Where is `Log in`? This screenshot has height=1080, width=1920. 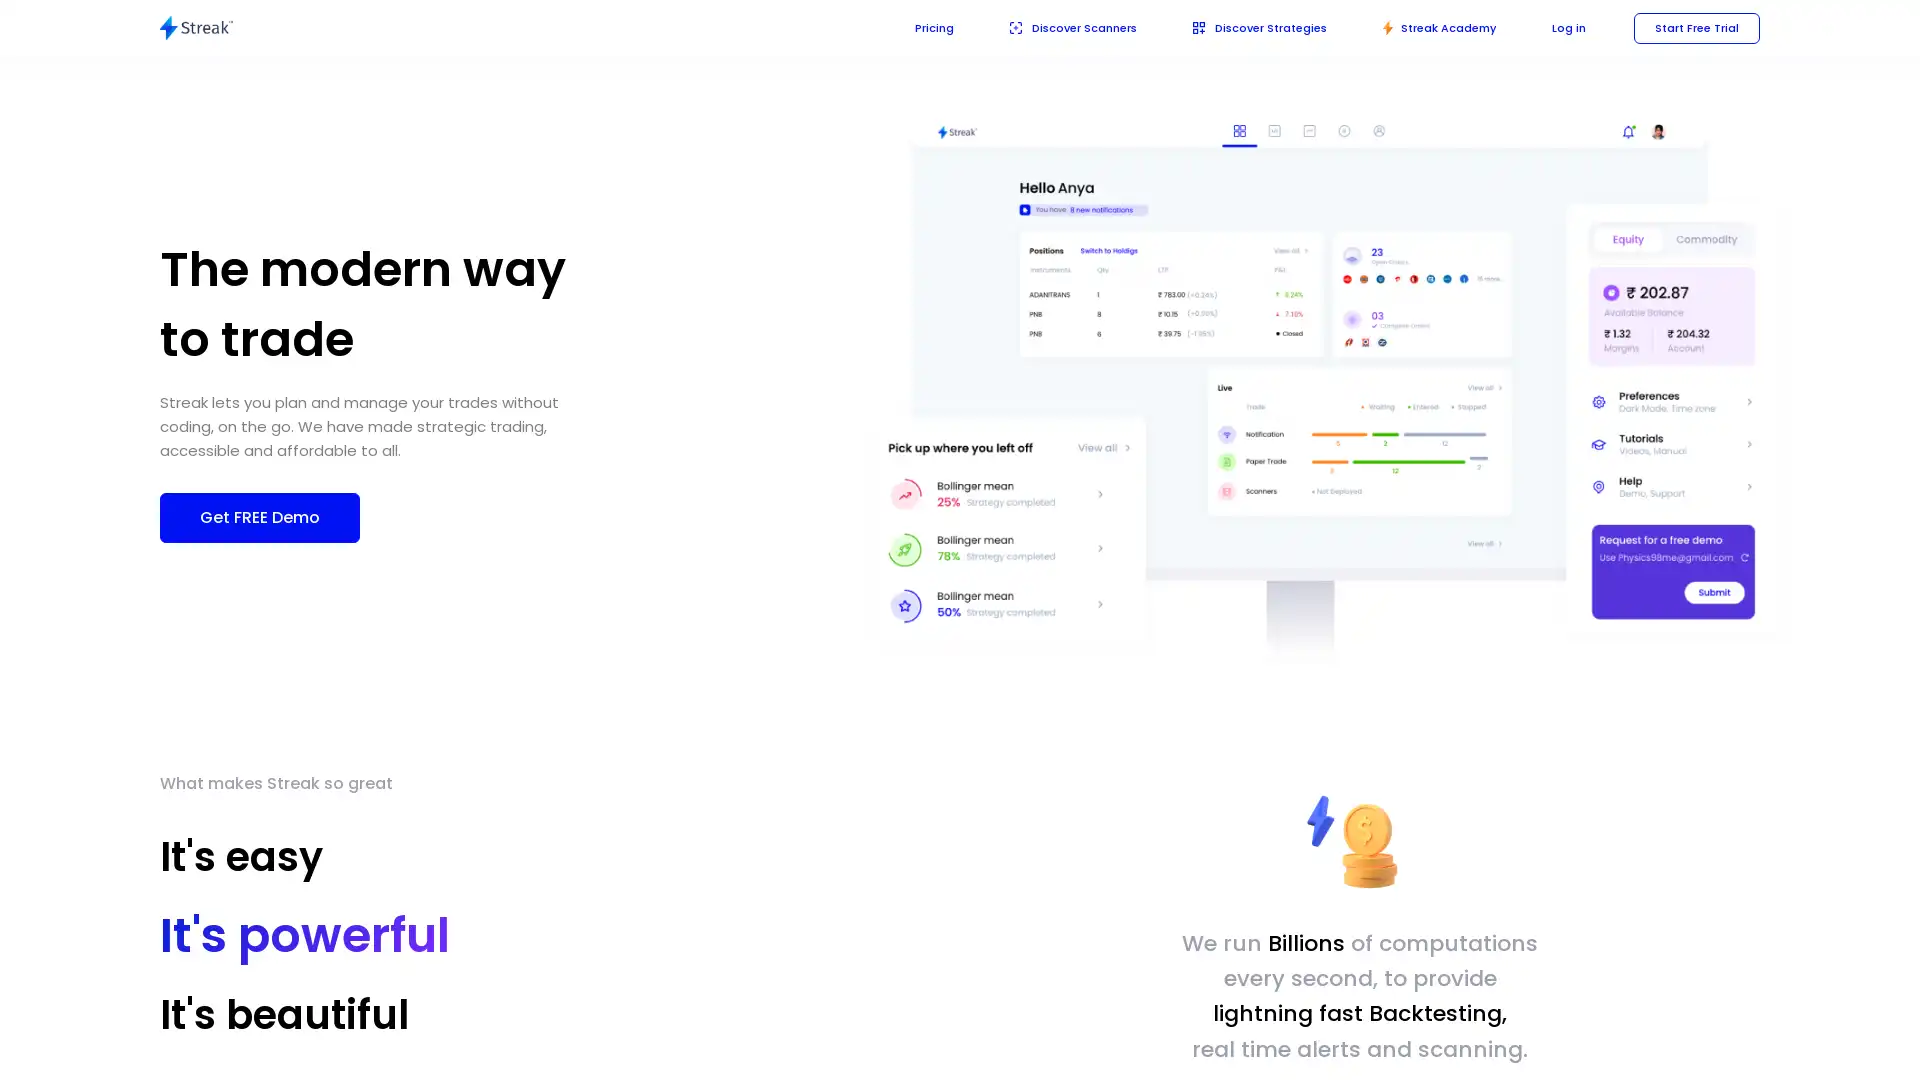 Log in is located at coordinates (1562, 27).